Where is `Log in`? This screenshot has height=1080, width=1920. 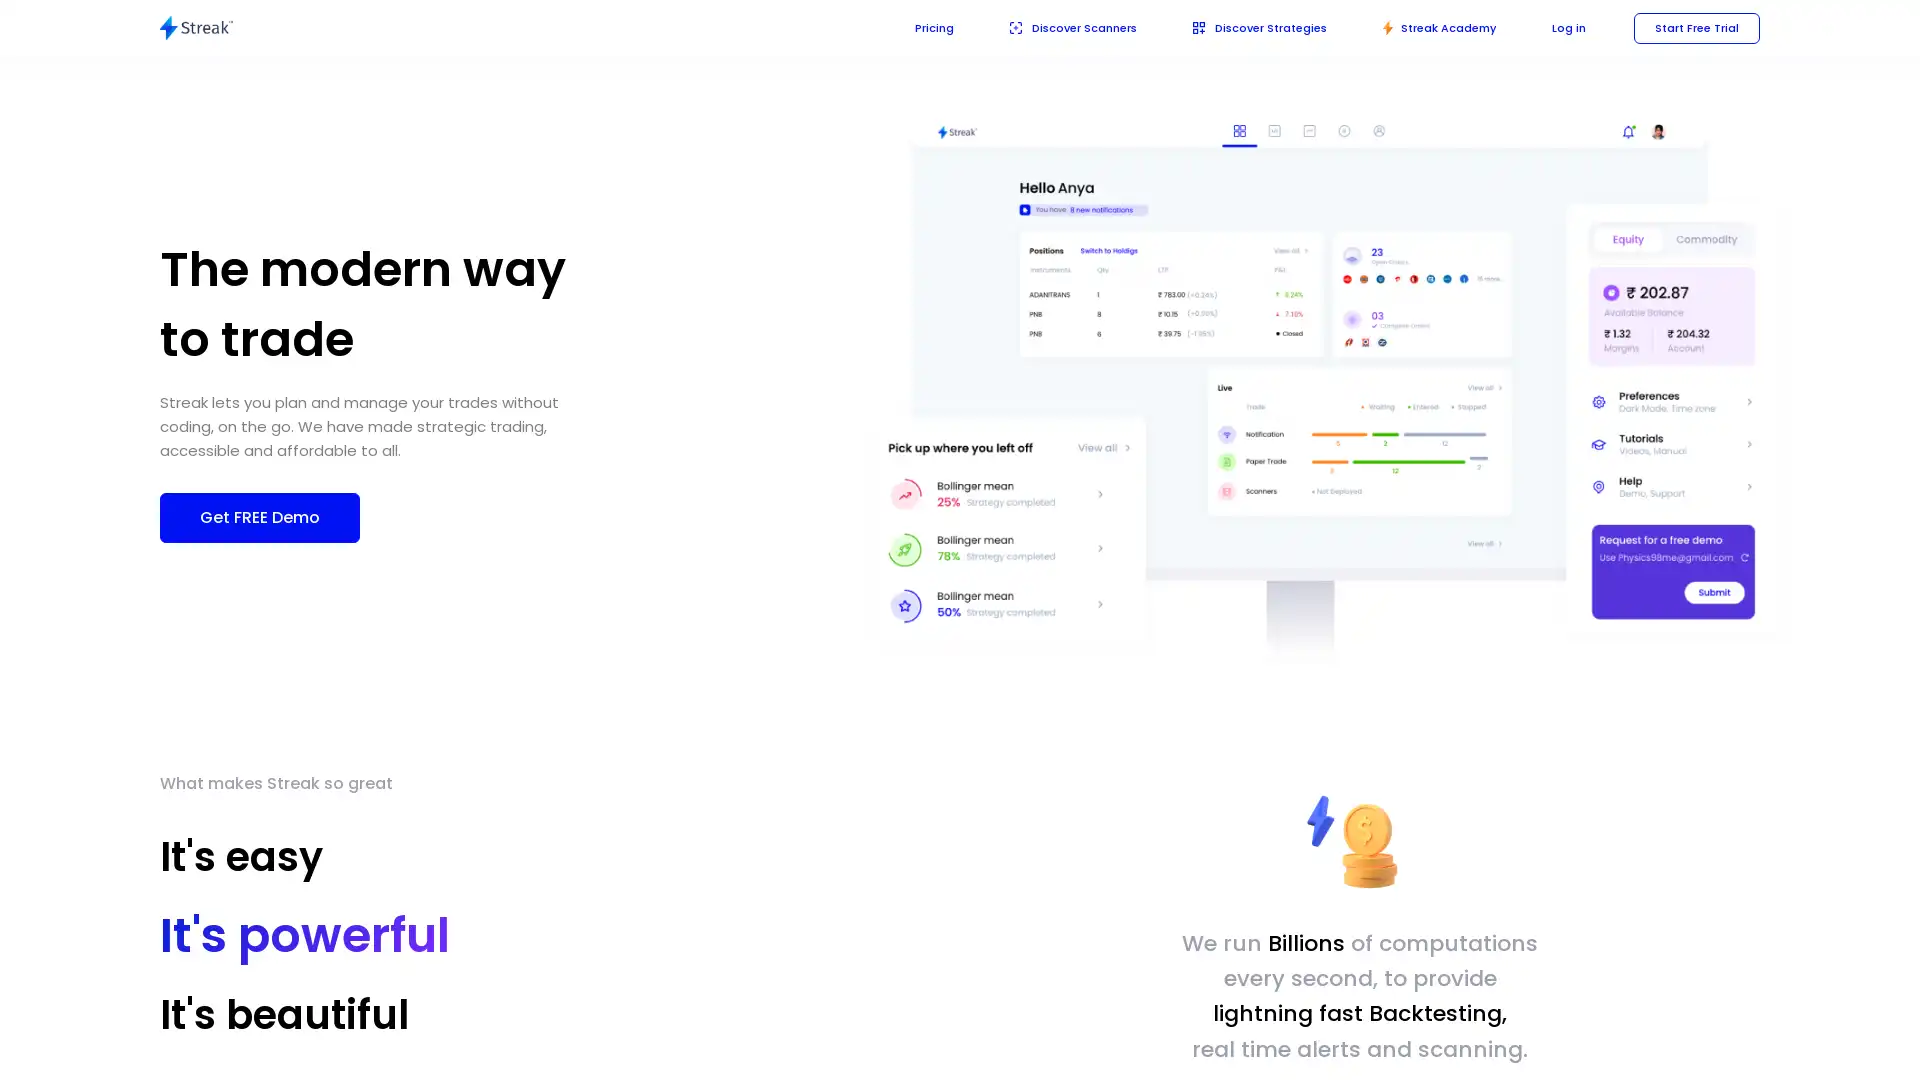 Log in is located at coordinates (1562, 27).